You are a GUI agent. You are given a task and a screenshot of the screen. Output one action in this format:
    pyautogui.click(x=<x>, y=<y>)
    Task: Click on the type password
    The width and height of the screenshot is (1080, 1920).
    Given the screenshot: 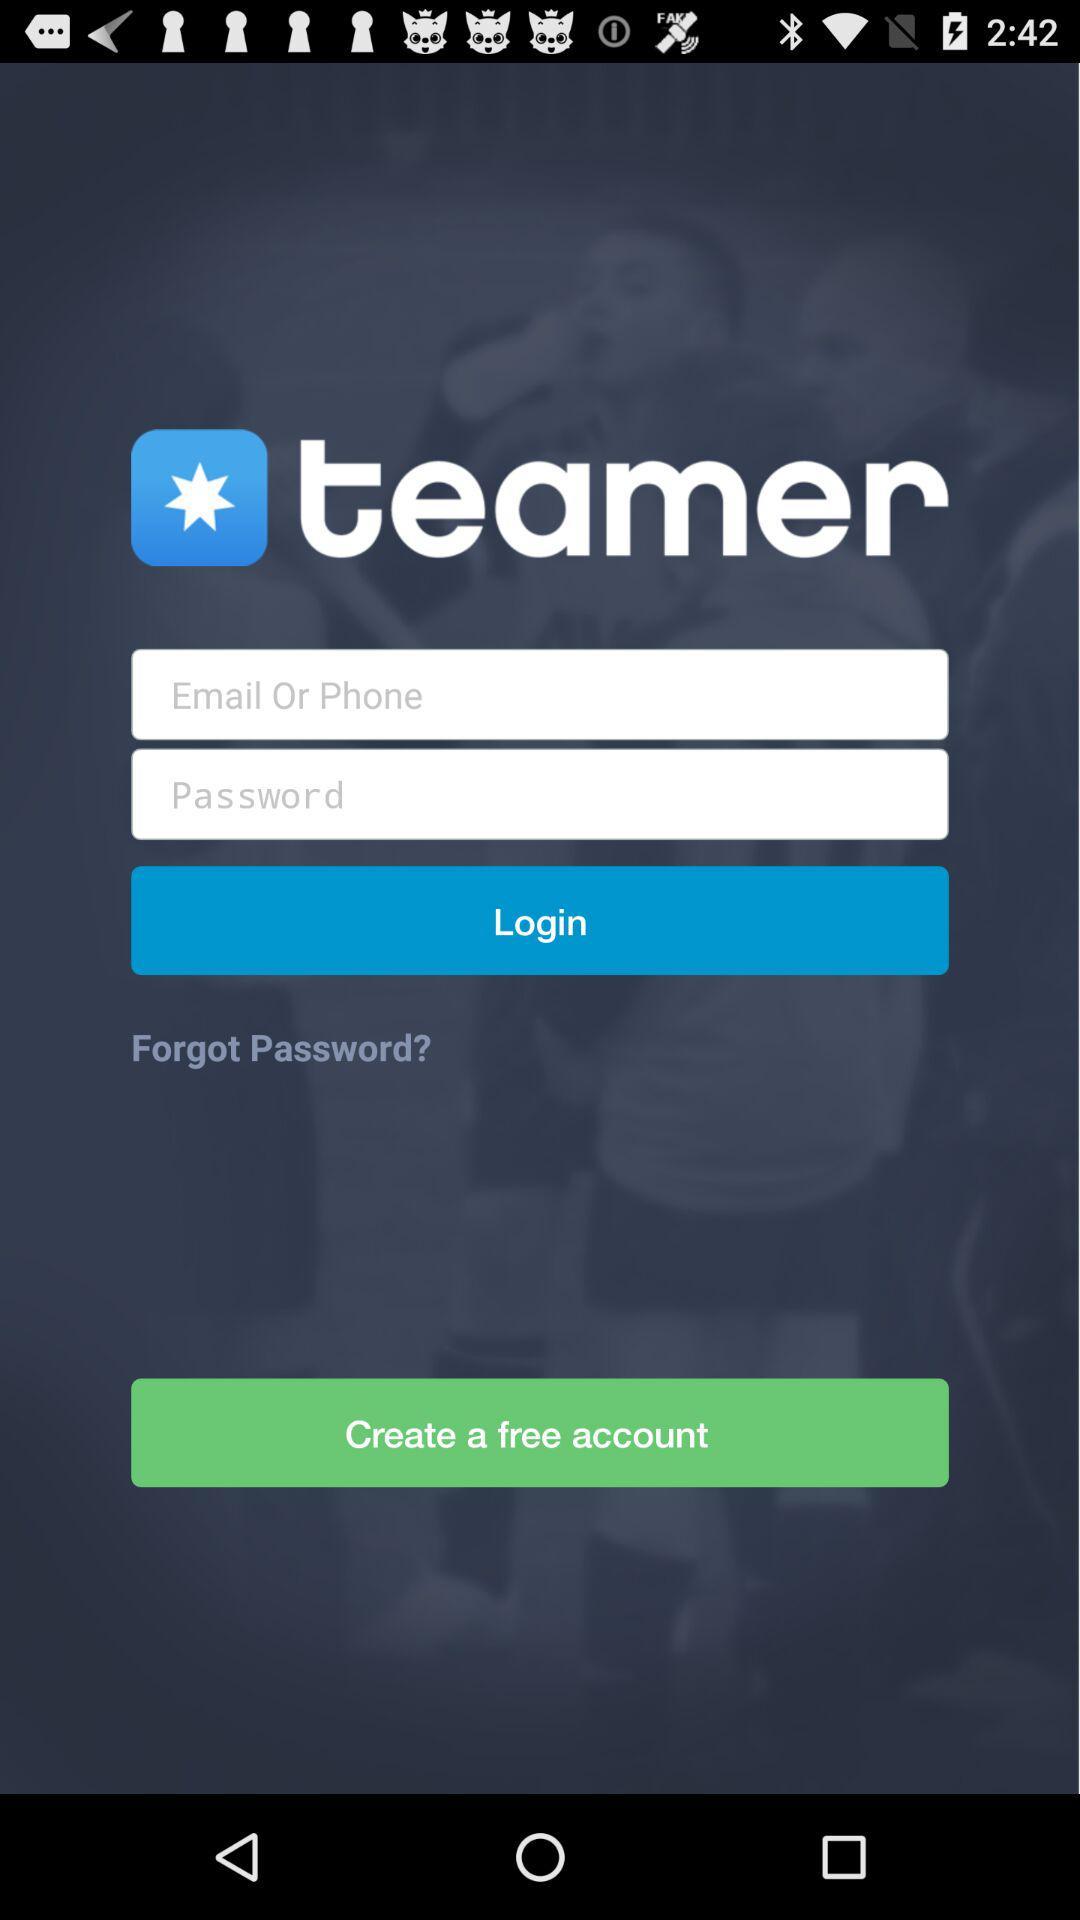 What is the action you would take?
    pyautogui.click(x=540, y=793)
    